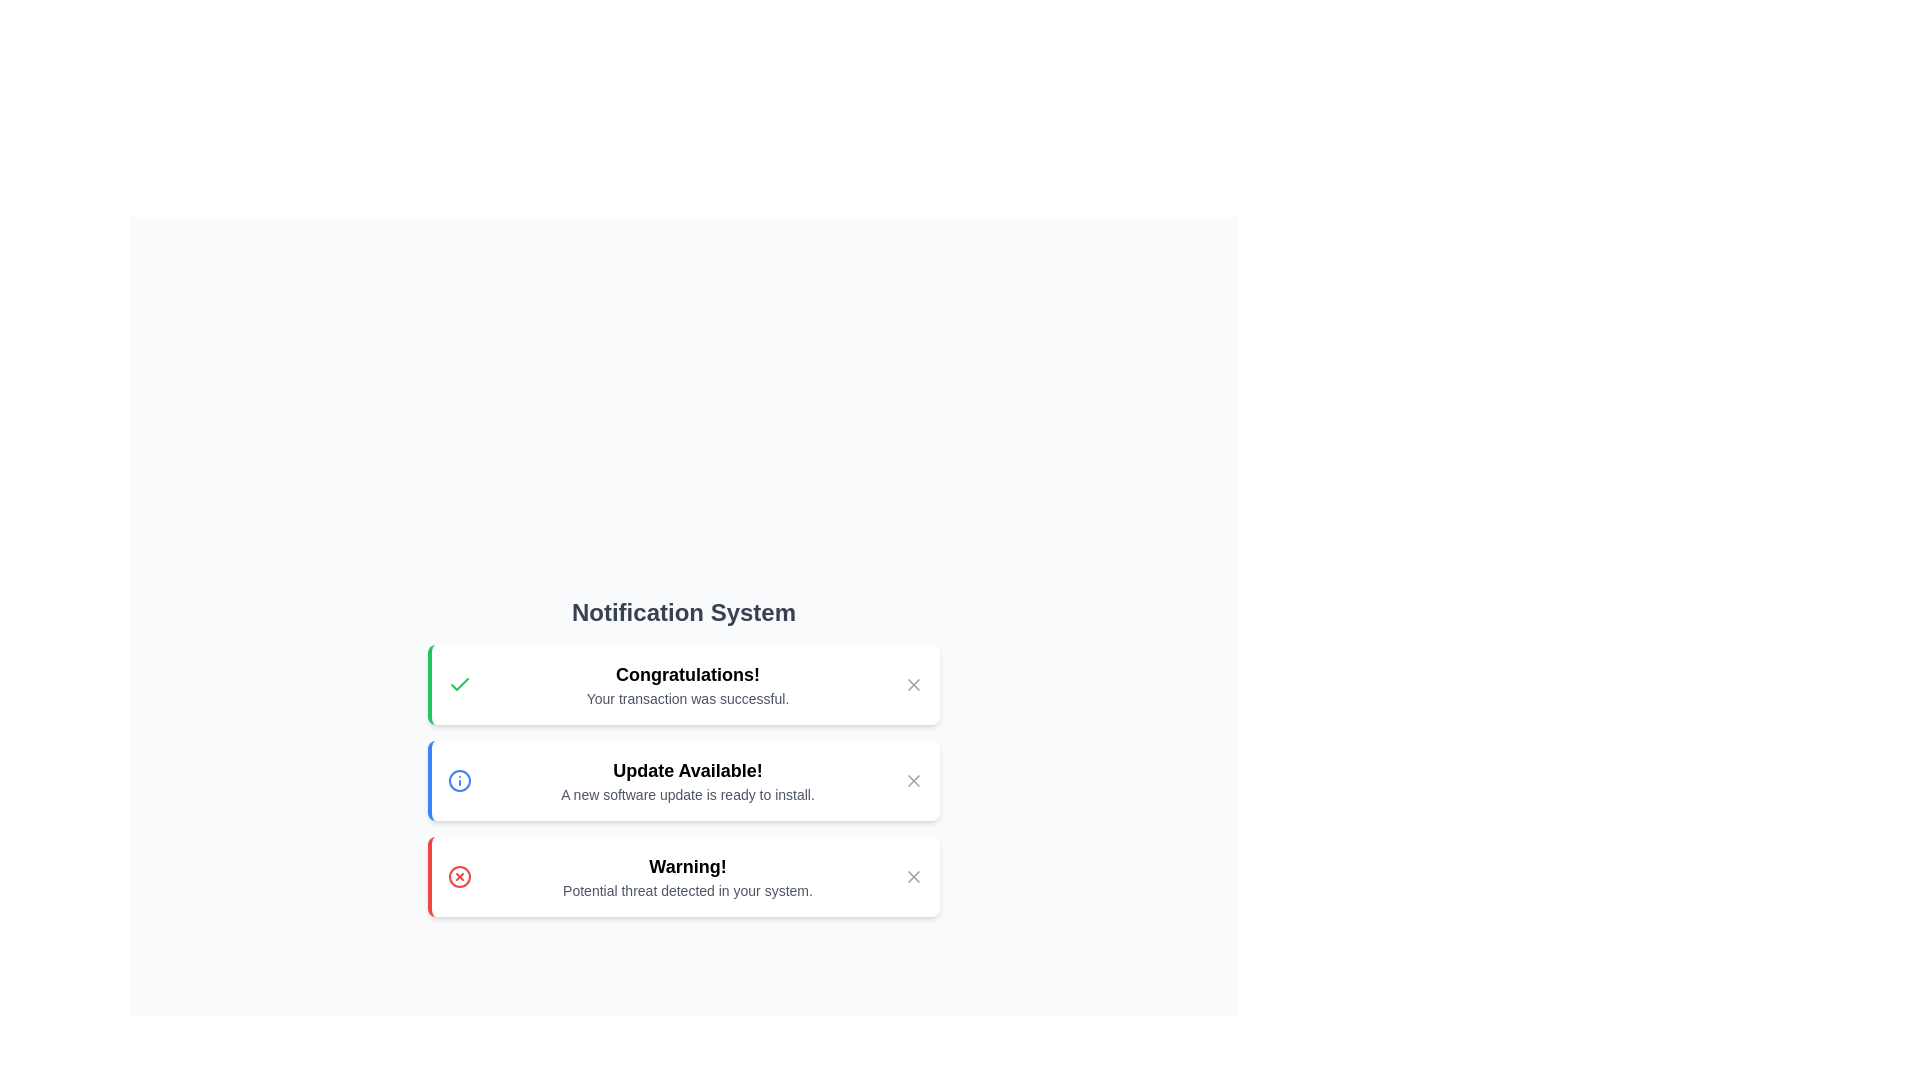  I want to click on main title of the warning message from the text label located at the top center of the third notification box in the vertically-stacked notification list, so click(687, 866).